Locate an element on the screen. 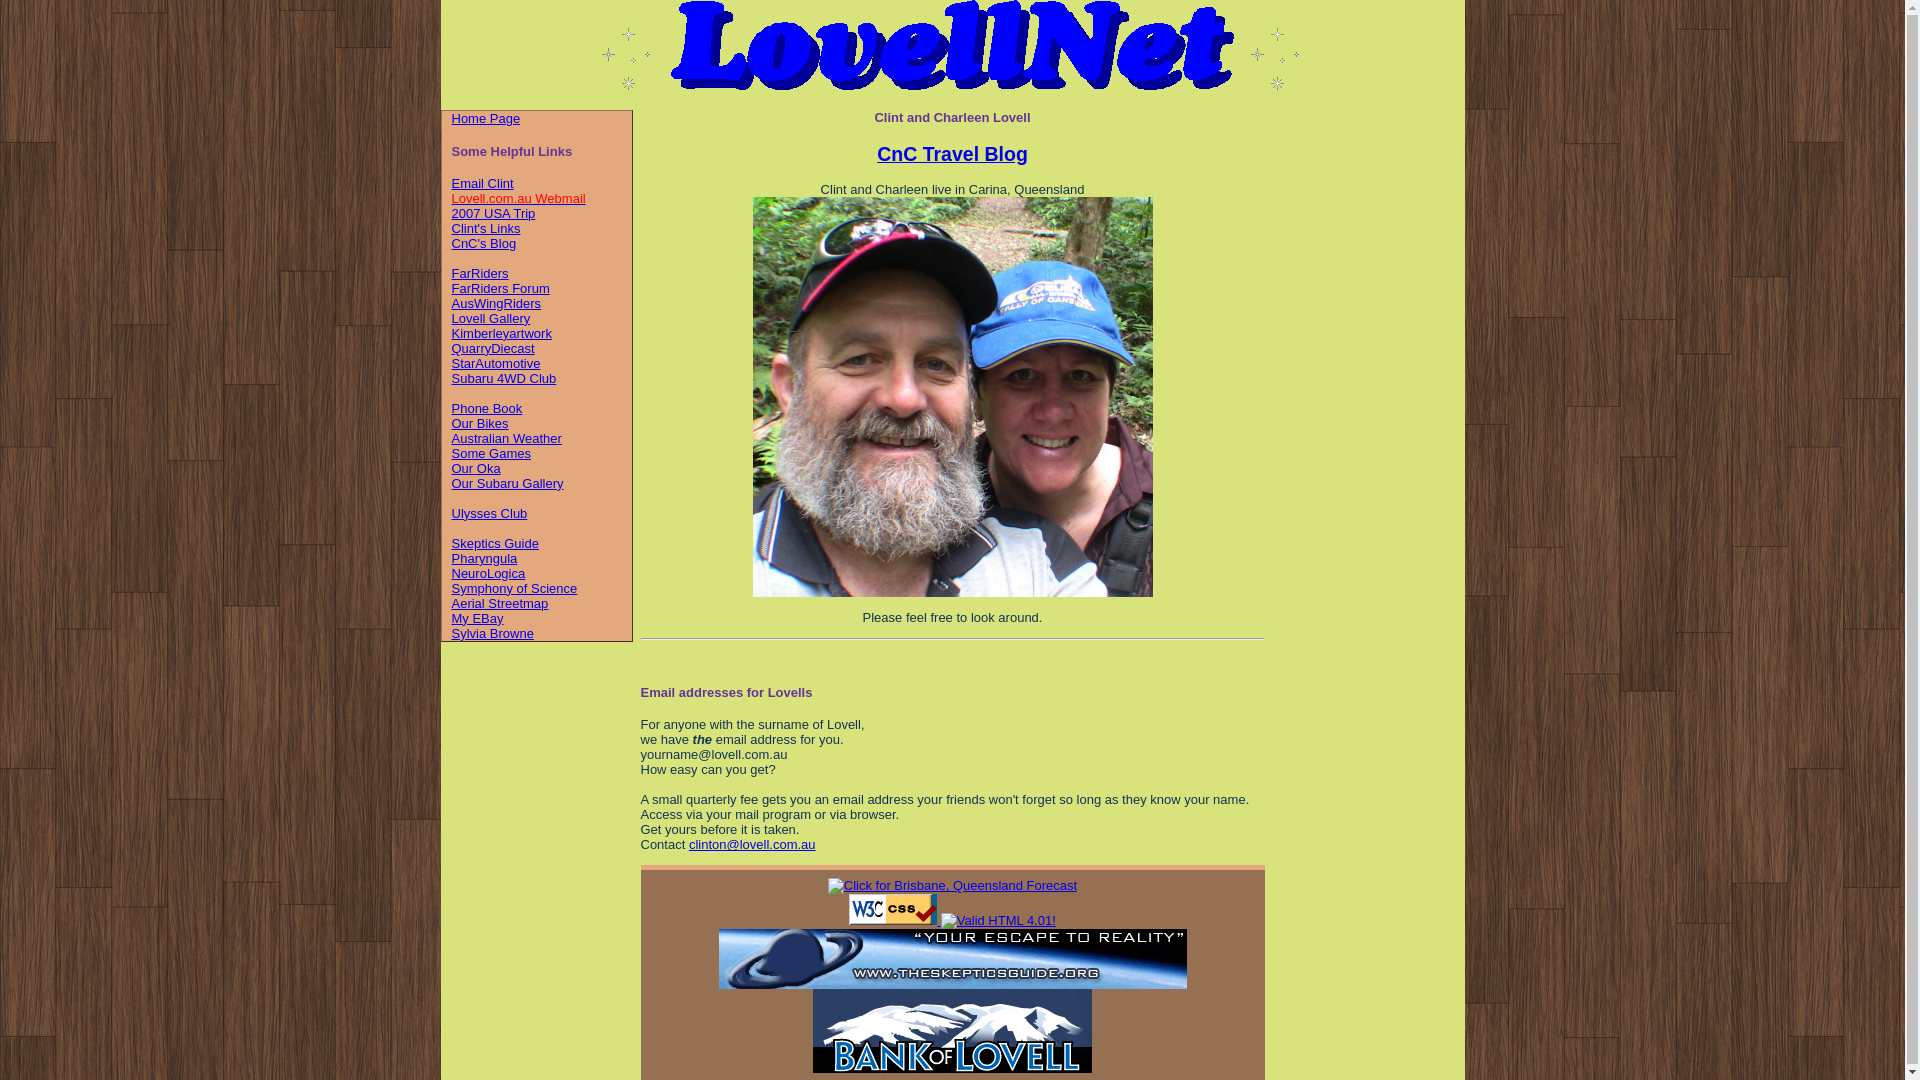 The image size is (1920, 1080). 'Home Page' is located at coordinates (486, 118).